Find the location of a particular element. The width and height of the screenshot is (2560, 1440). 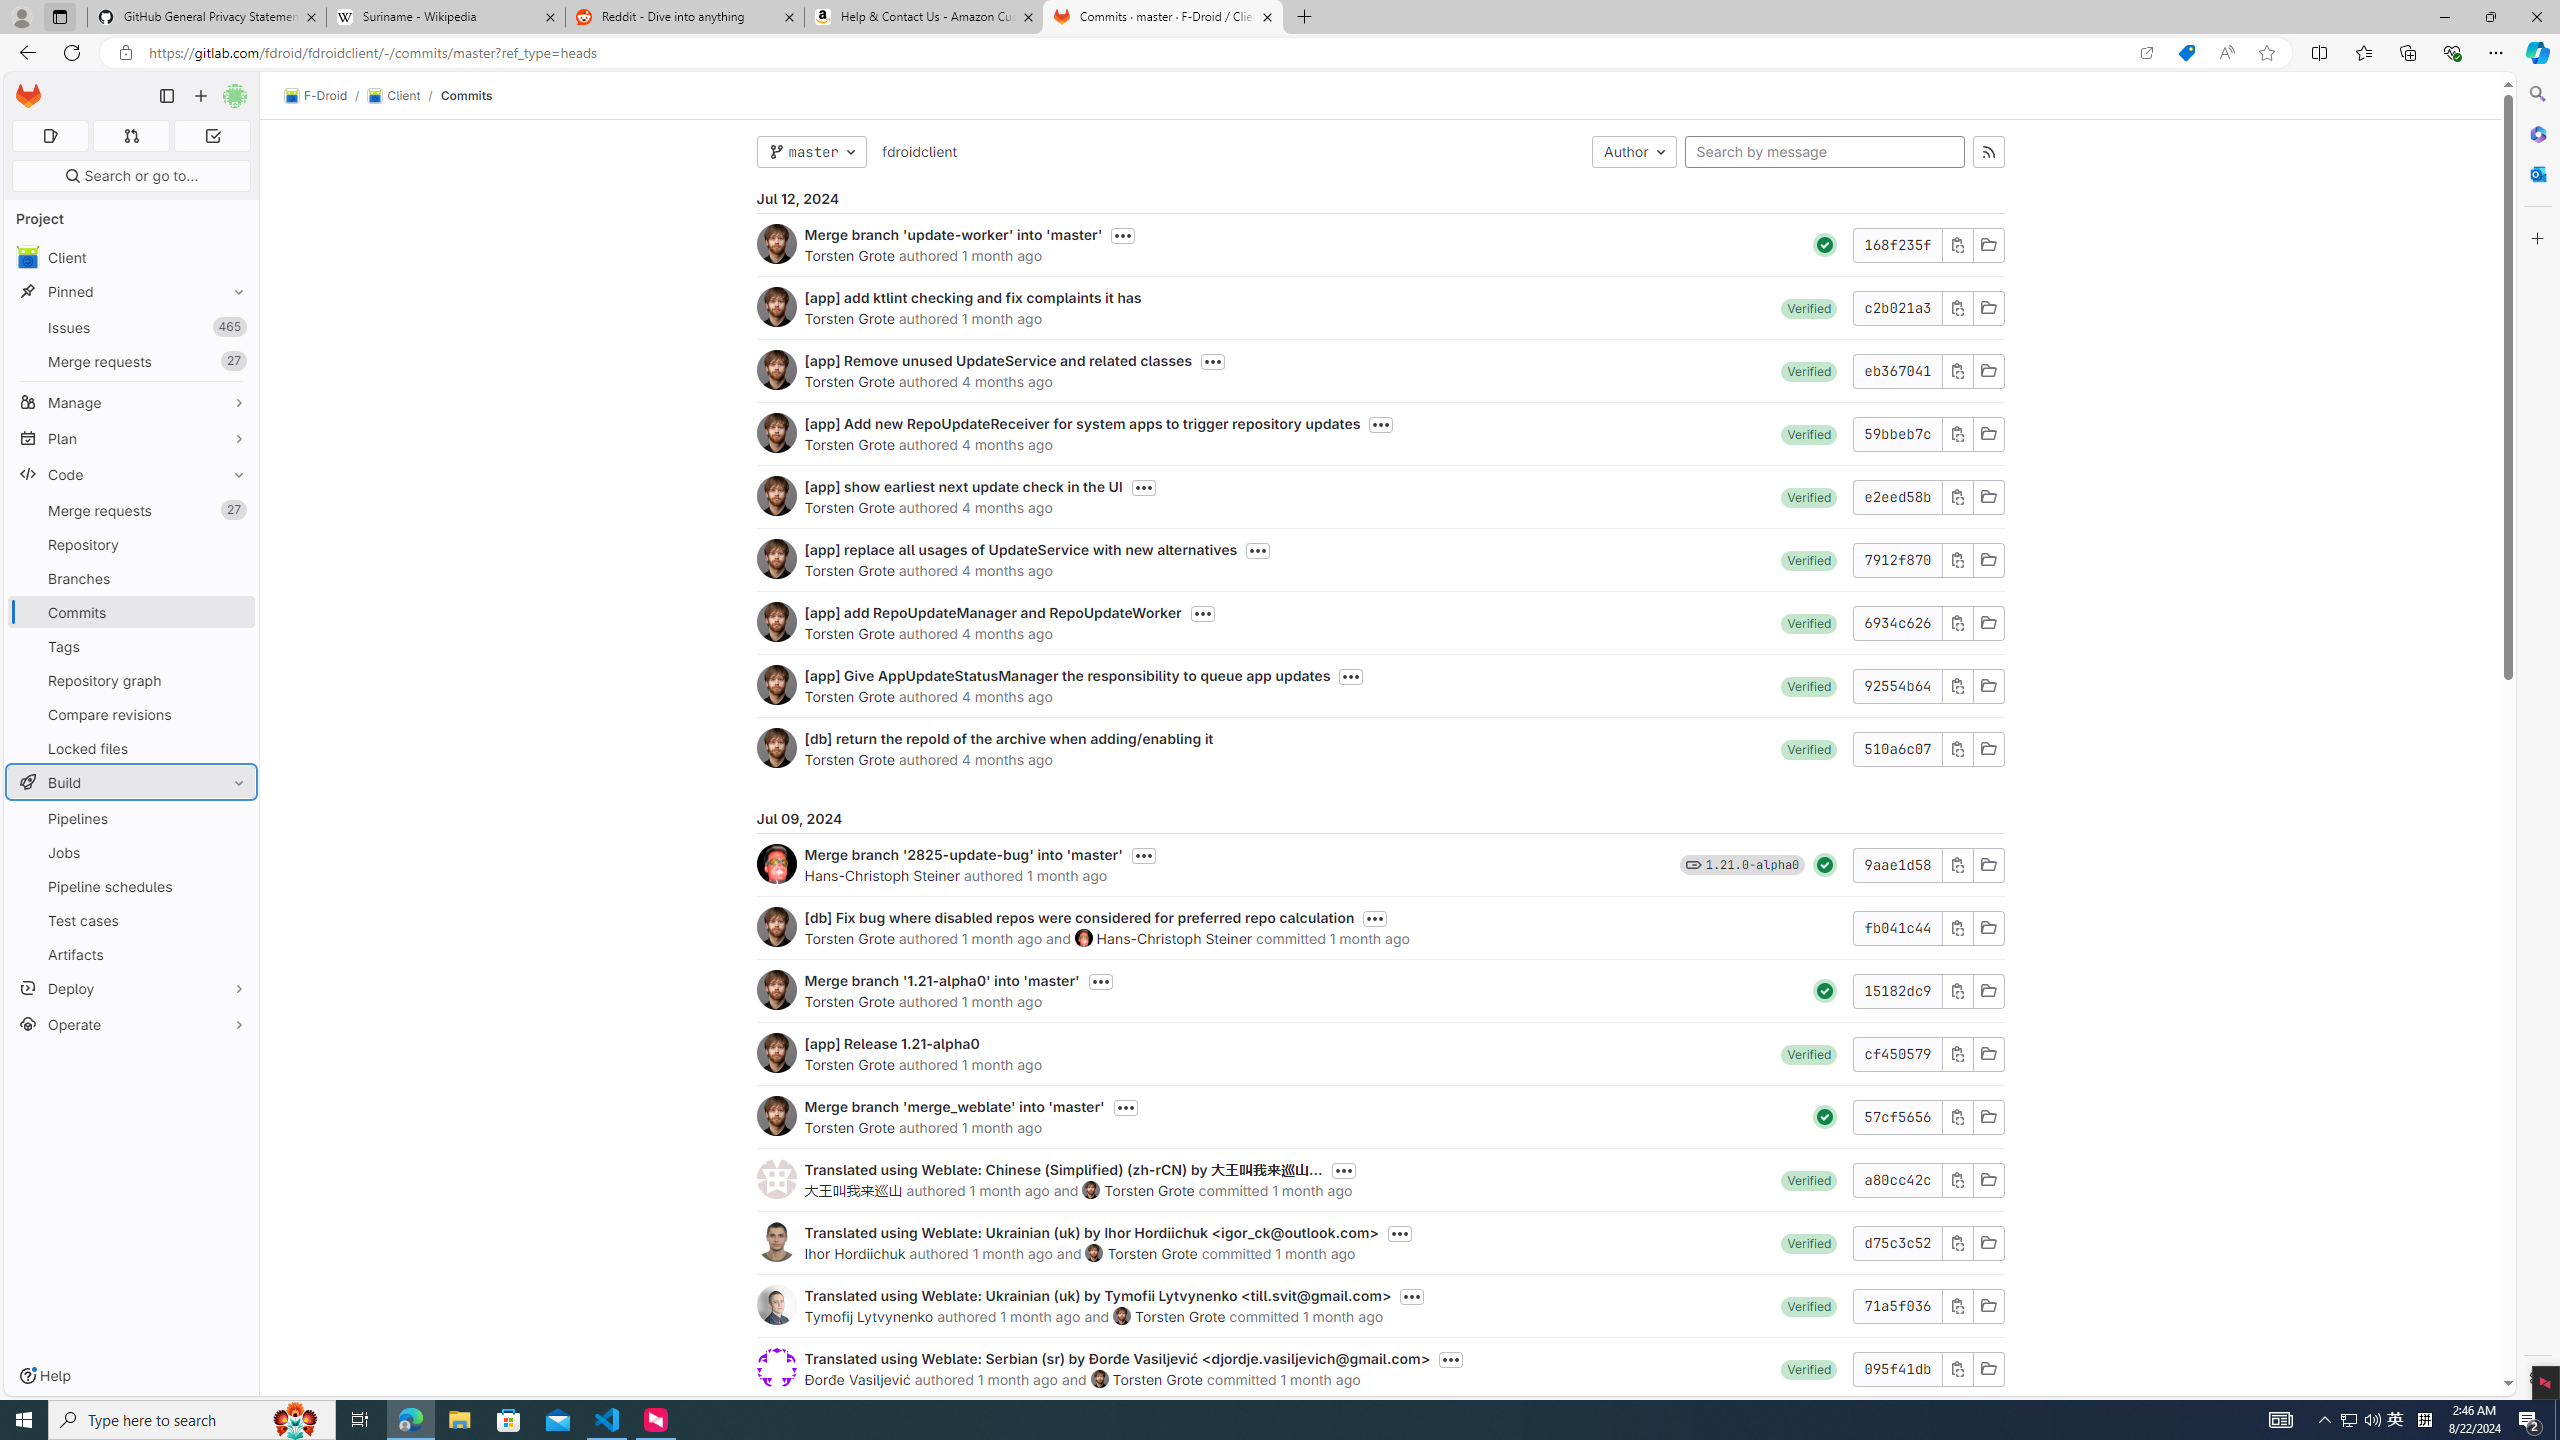

'Pipelines' is located at coordinates (130, 817).